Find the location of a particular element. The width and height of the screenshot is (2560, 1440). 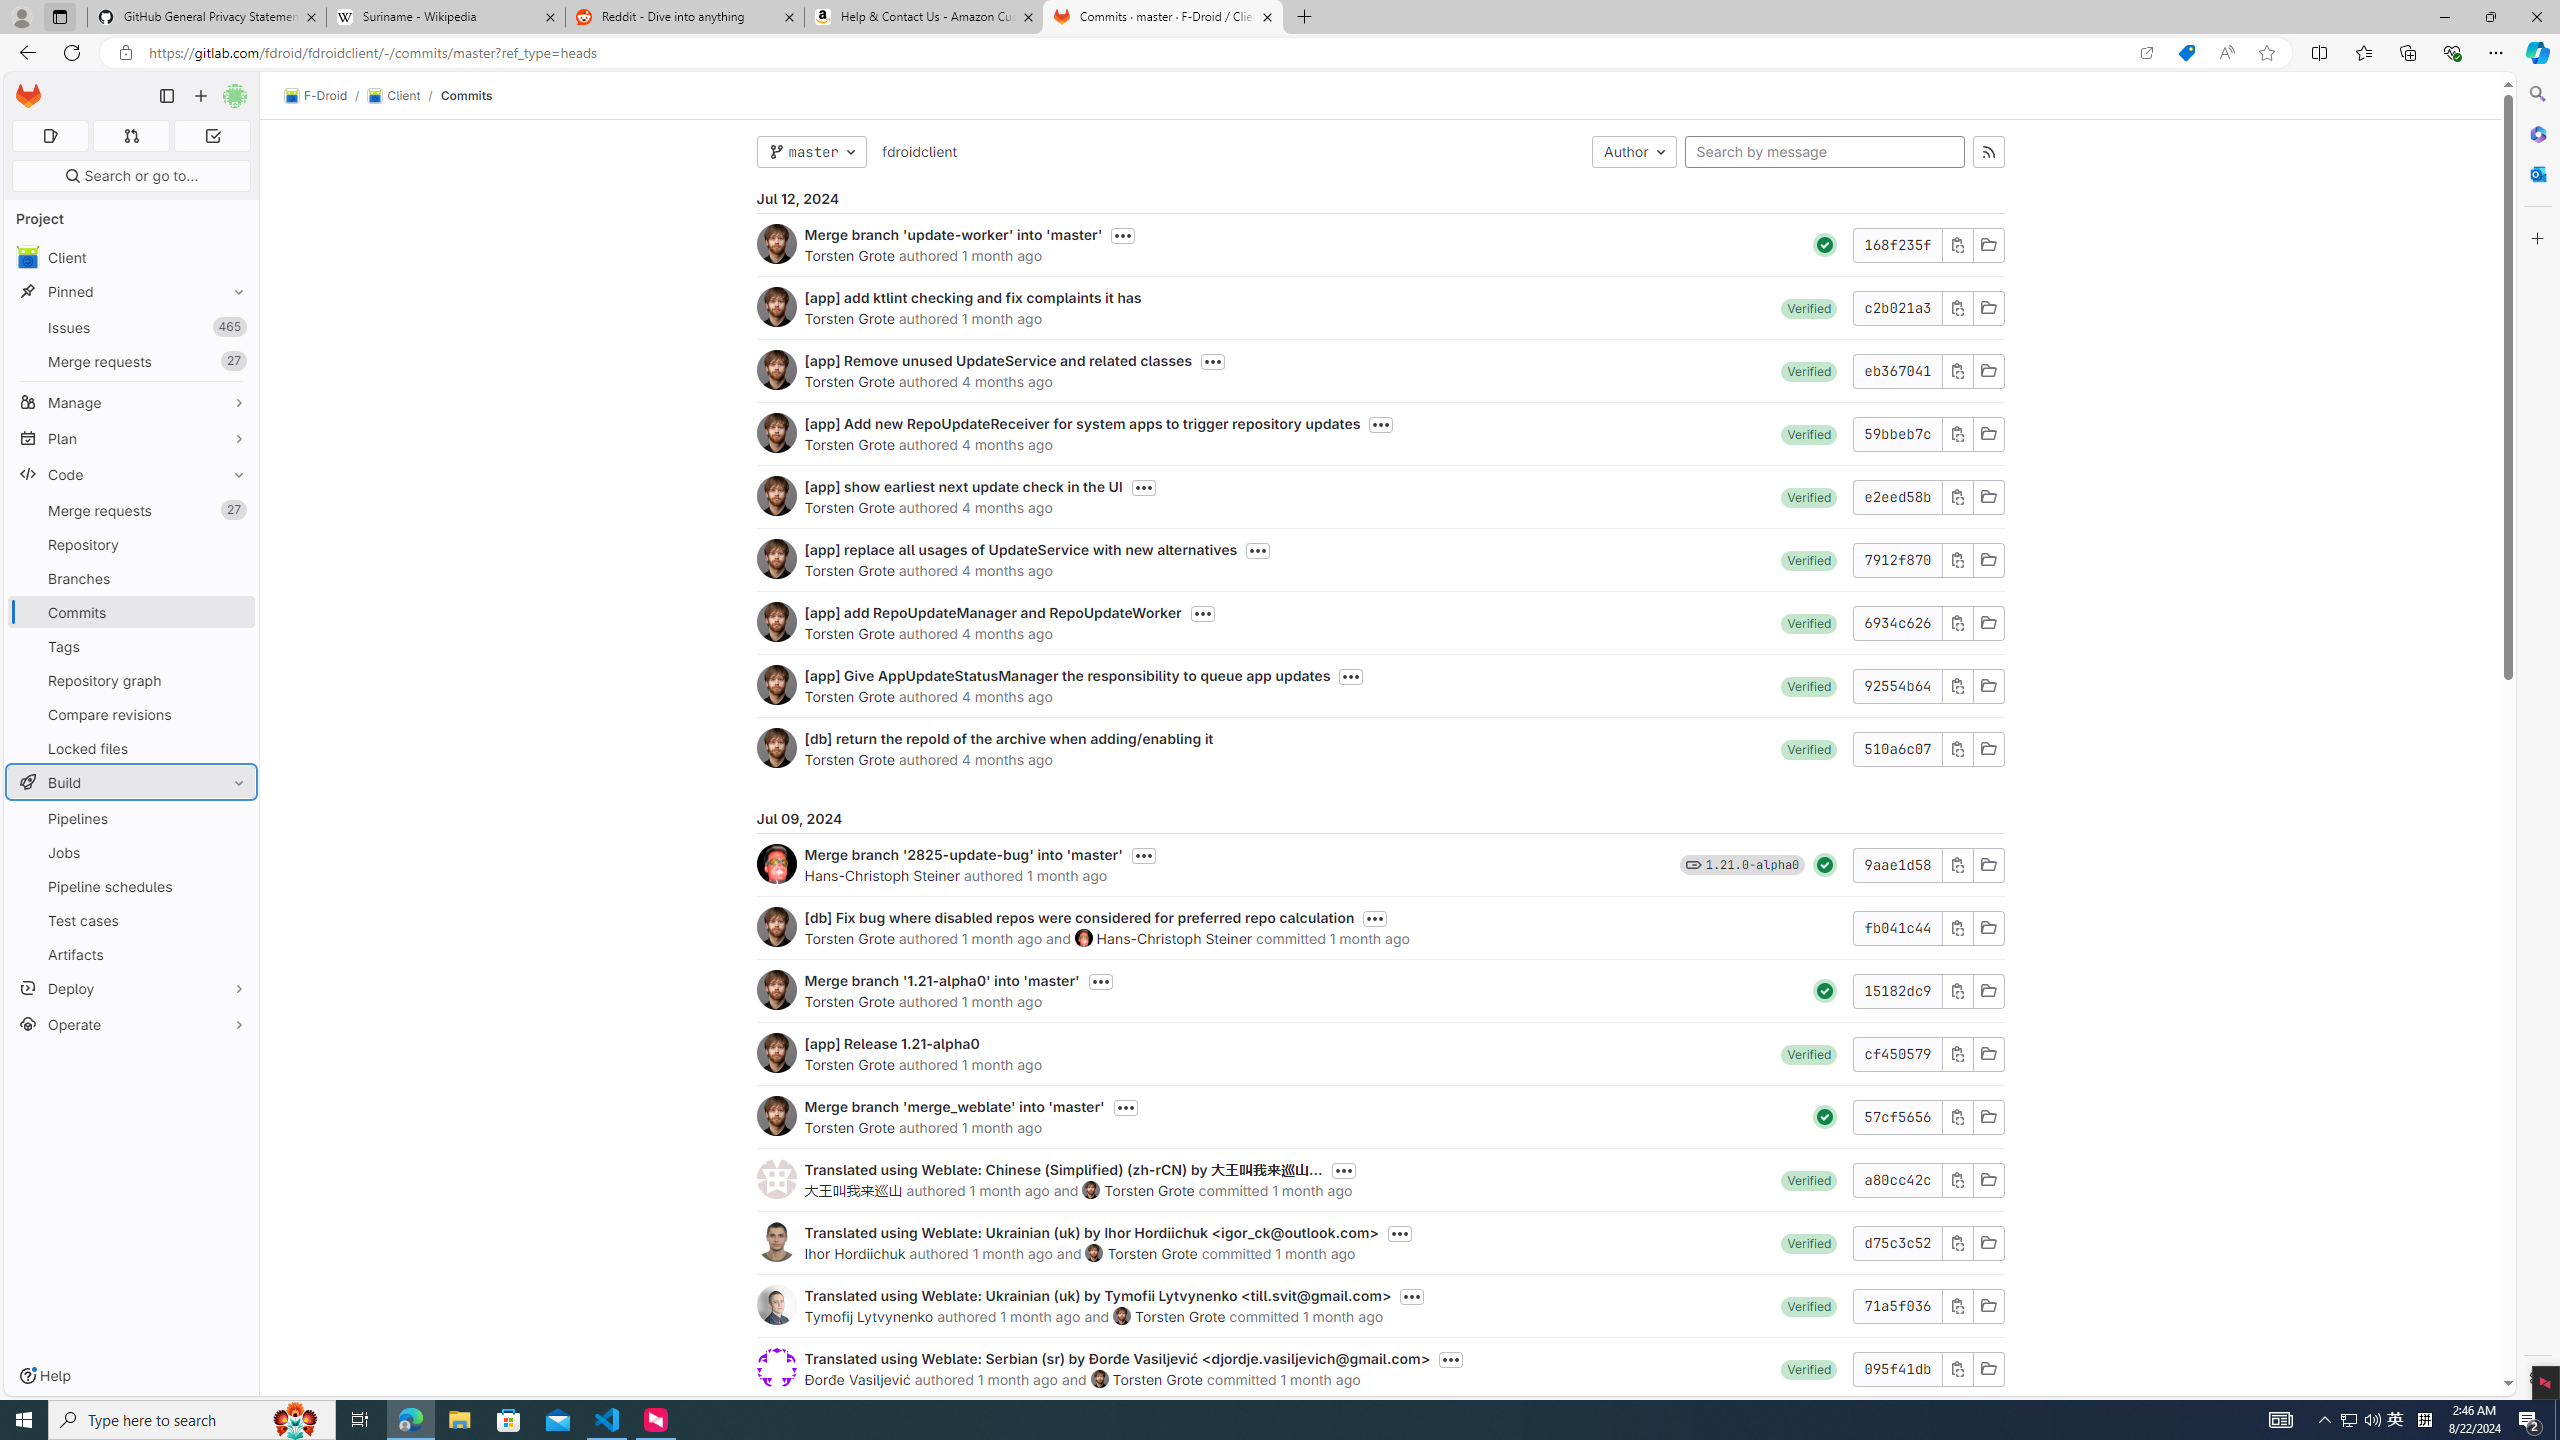

'Pipelines' is located at coordinates (130, 817).